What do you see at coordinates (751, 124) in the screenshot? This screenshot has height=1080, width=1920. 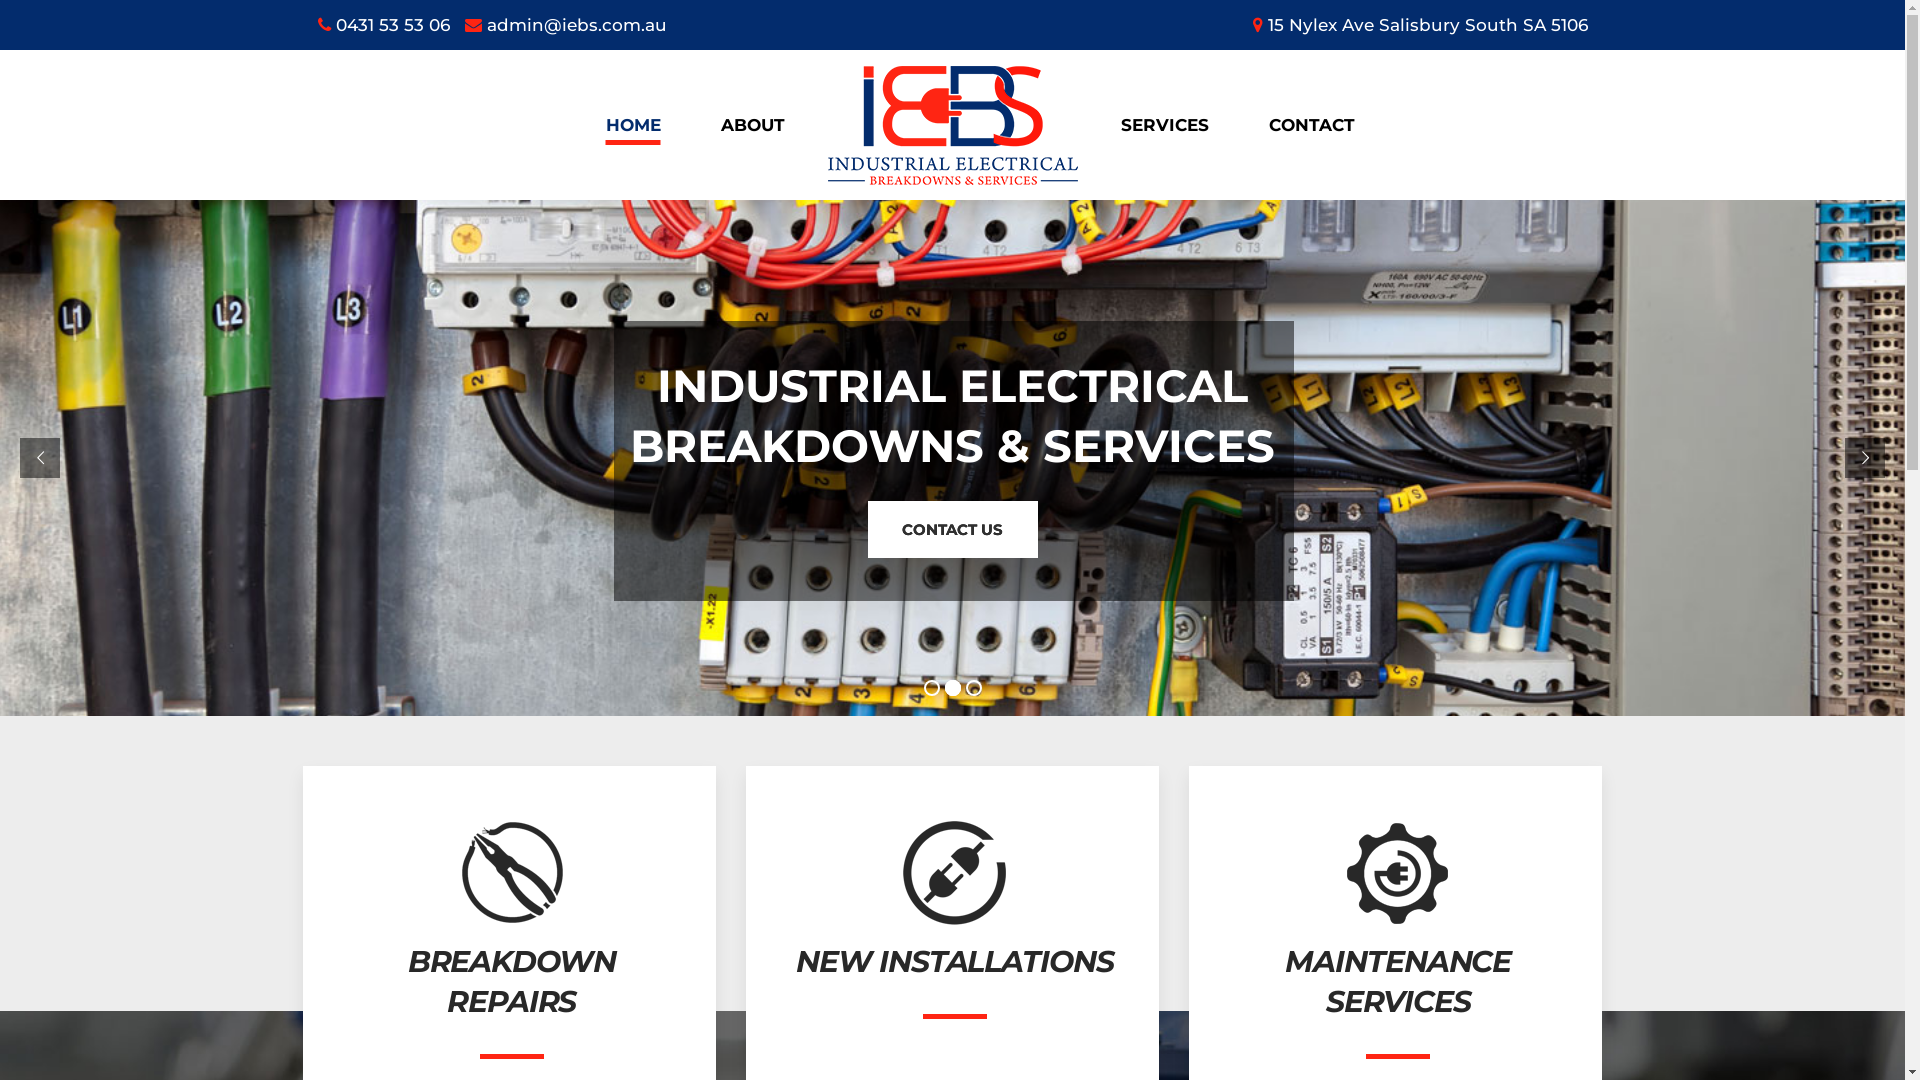 I see `'ABOUT'` at bounding box center [751, 124].